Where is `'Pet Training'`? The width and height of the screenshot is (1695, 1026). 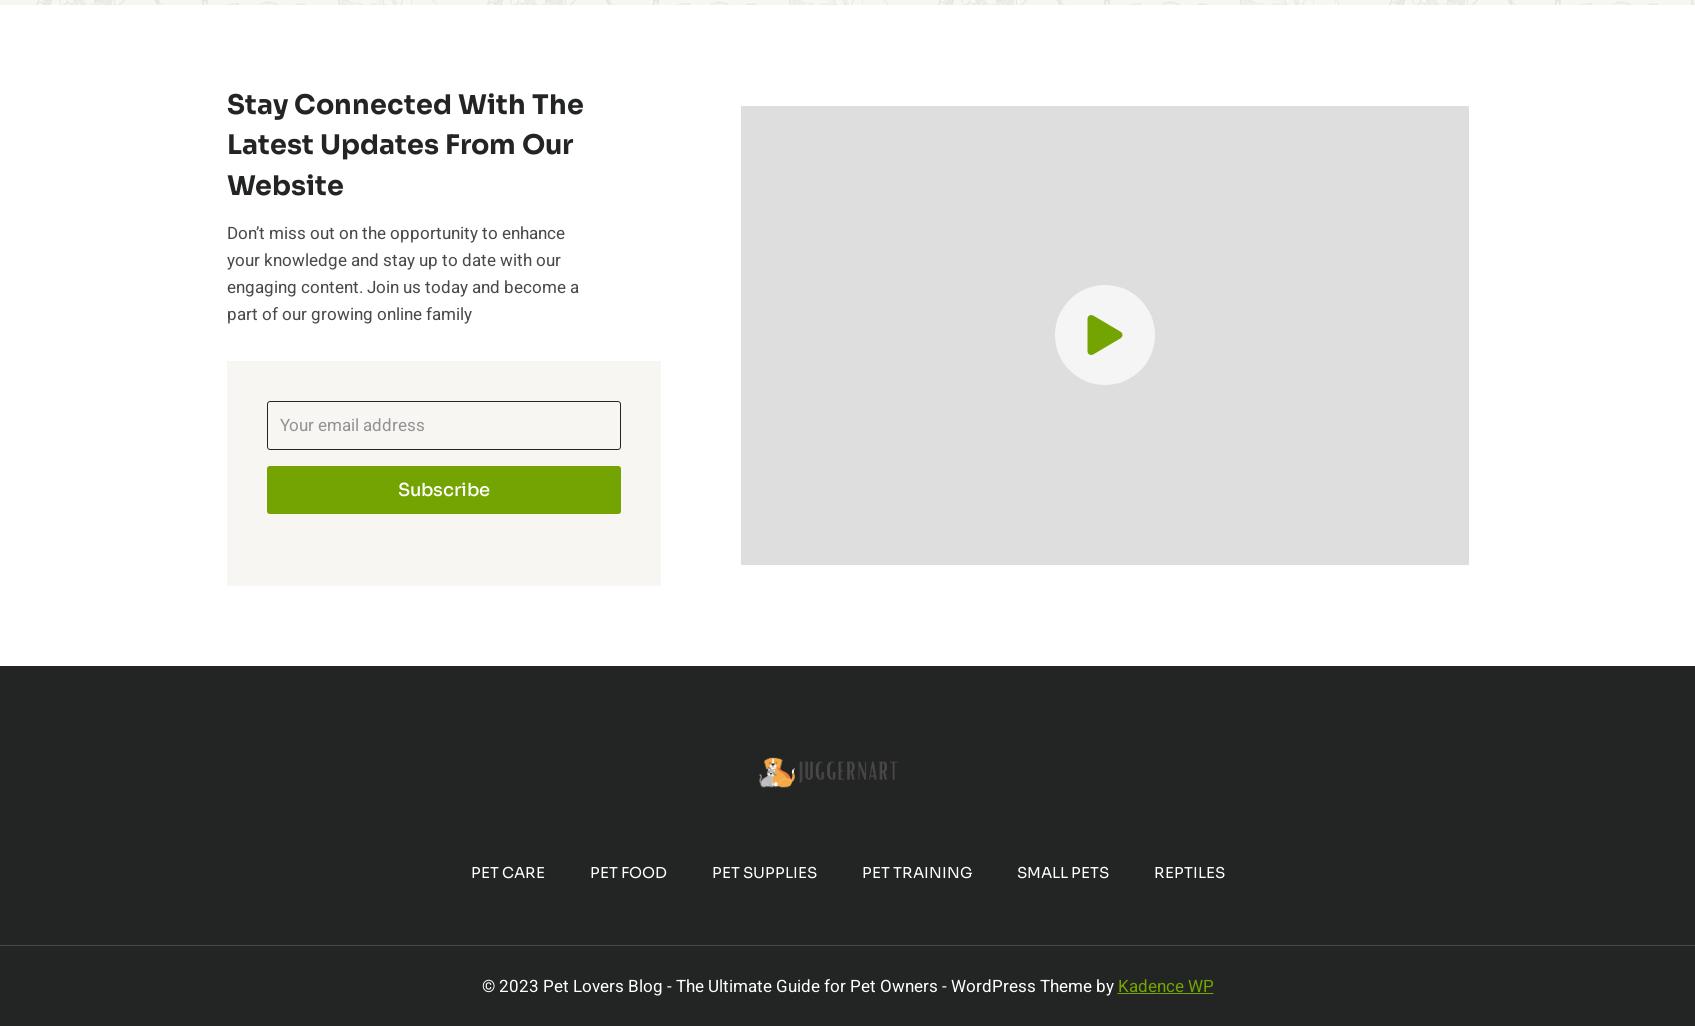
'Pet Training' is located at coordinates (915, 872).